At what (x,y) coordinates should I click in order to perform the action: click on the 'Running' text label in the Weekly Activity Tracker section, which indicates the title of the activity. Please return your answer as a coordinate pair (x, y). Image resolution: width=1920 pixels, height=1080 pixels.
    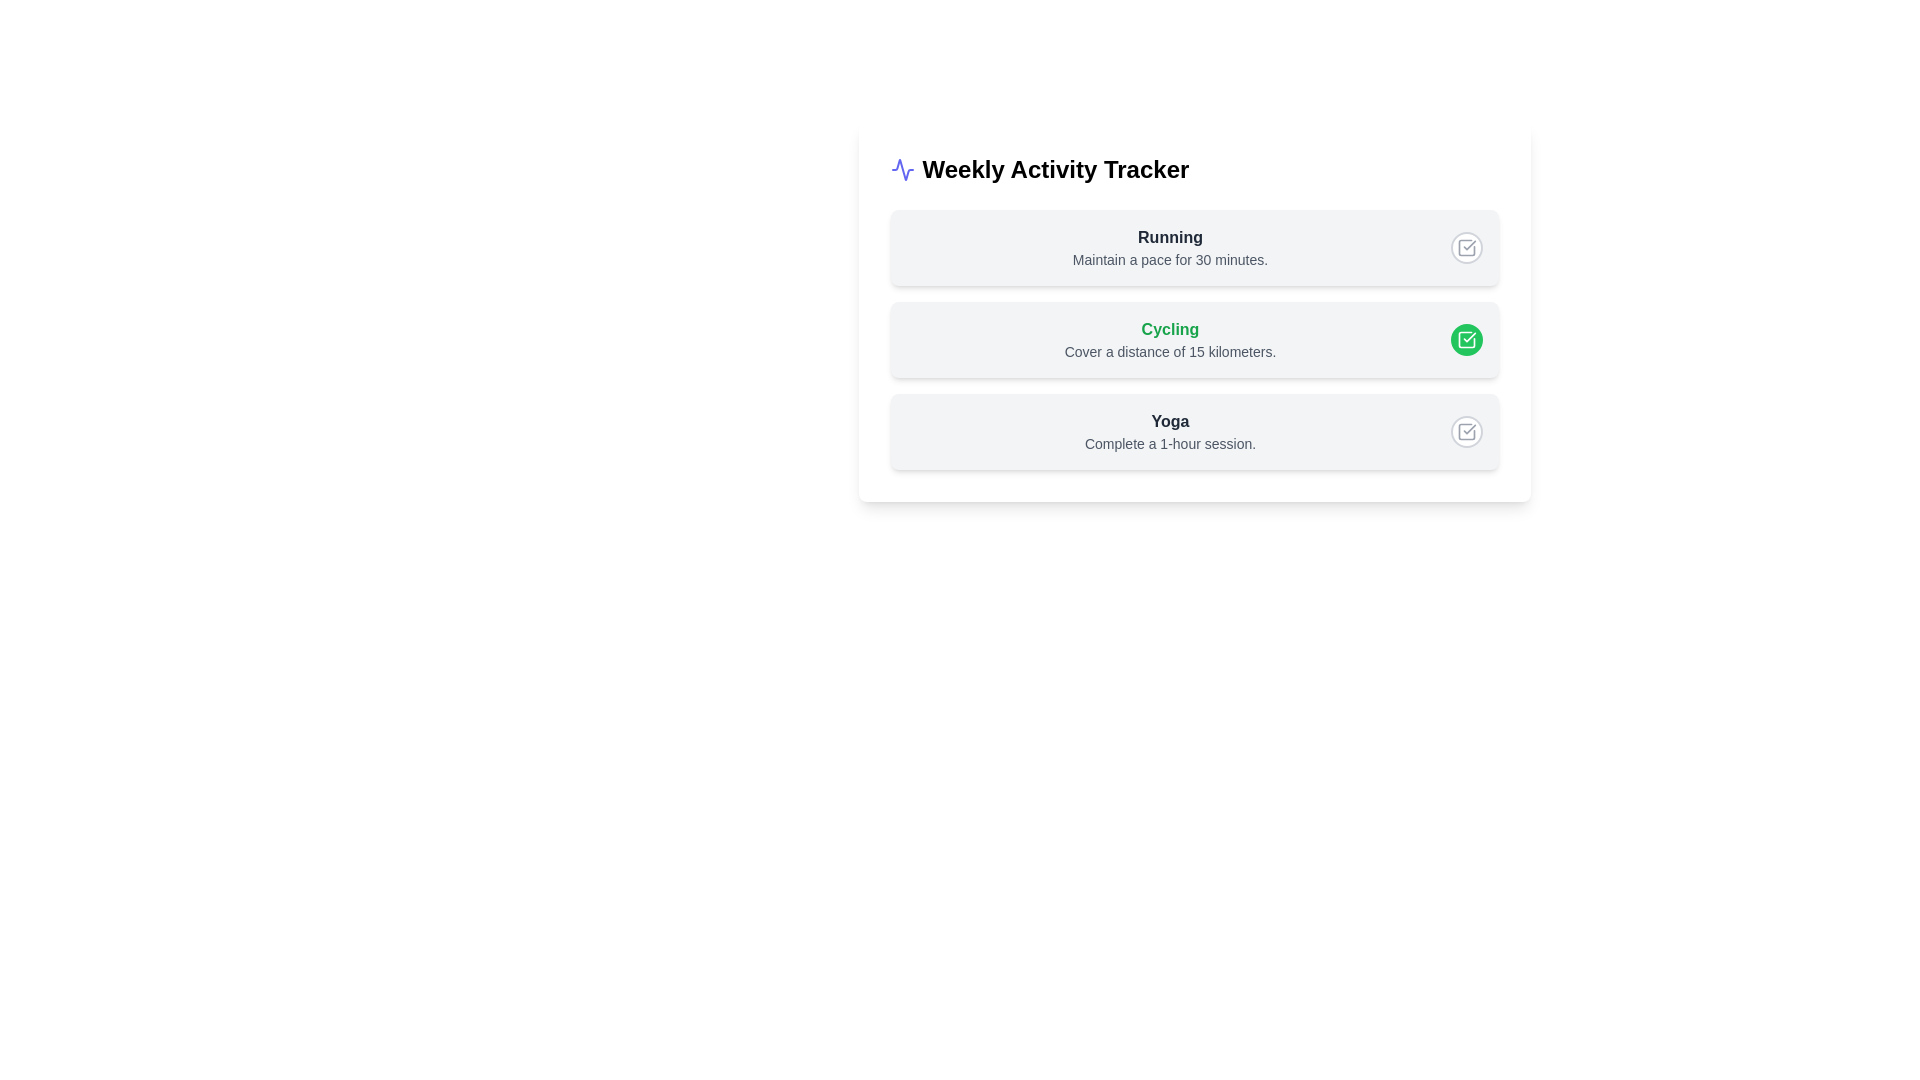
    Looking at the image, I should click on (1170, 237).